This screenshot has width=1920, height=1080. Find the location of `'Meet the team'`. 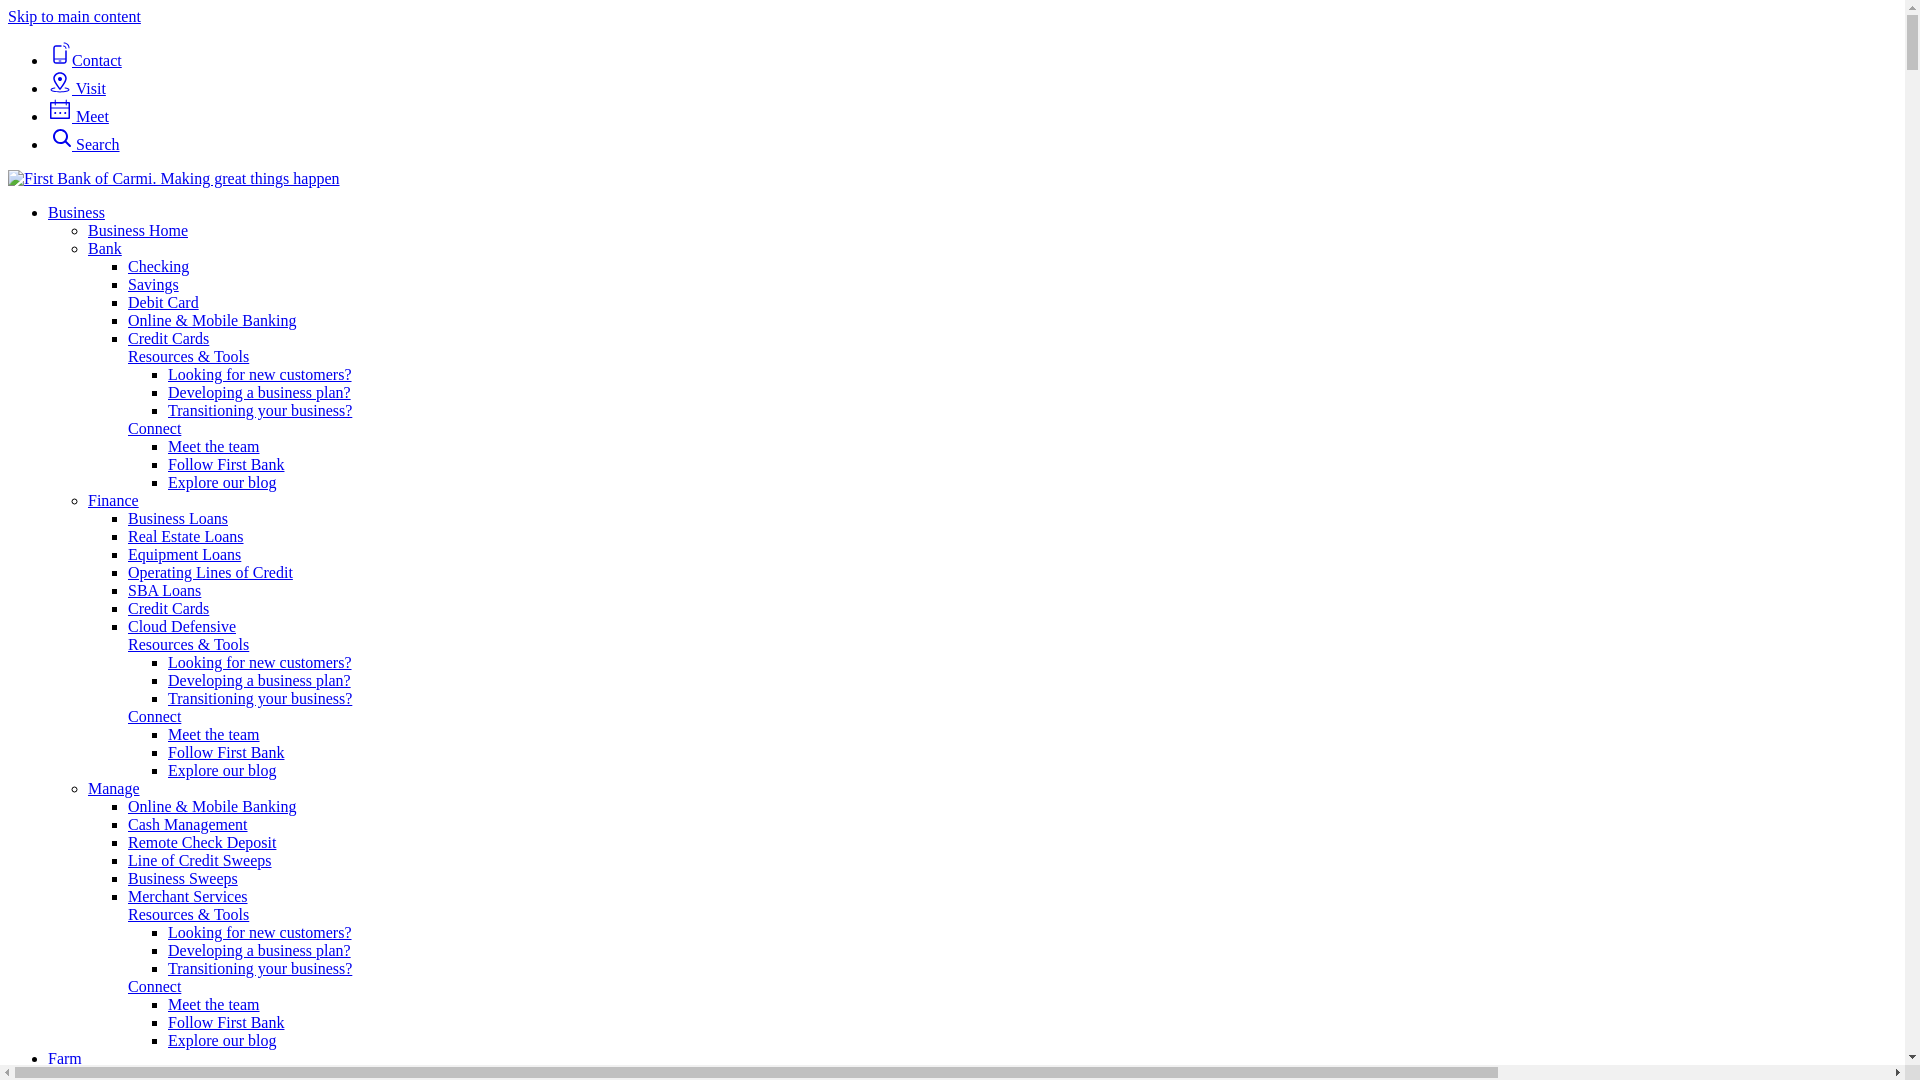

'Meet the team' is located at coordinates (214, 734).